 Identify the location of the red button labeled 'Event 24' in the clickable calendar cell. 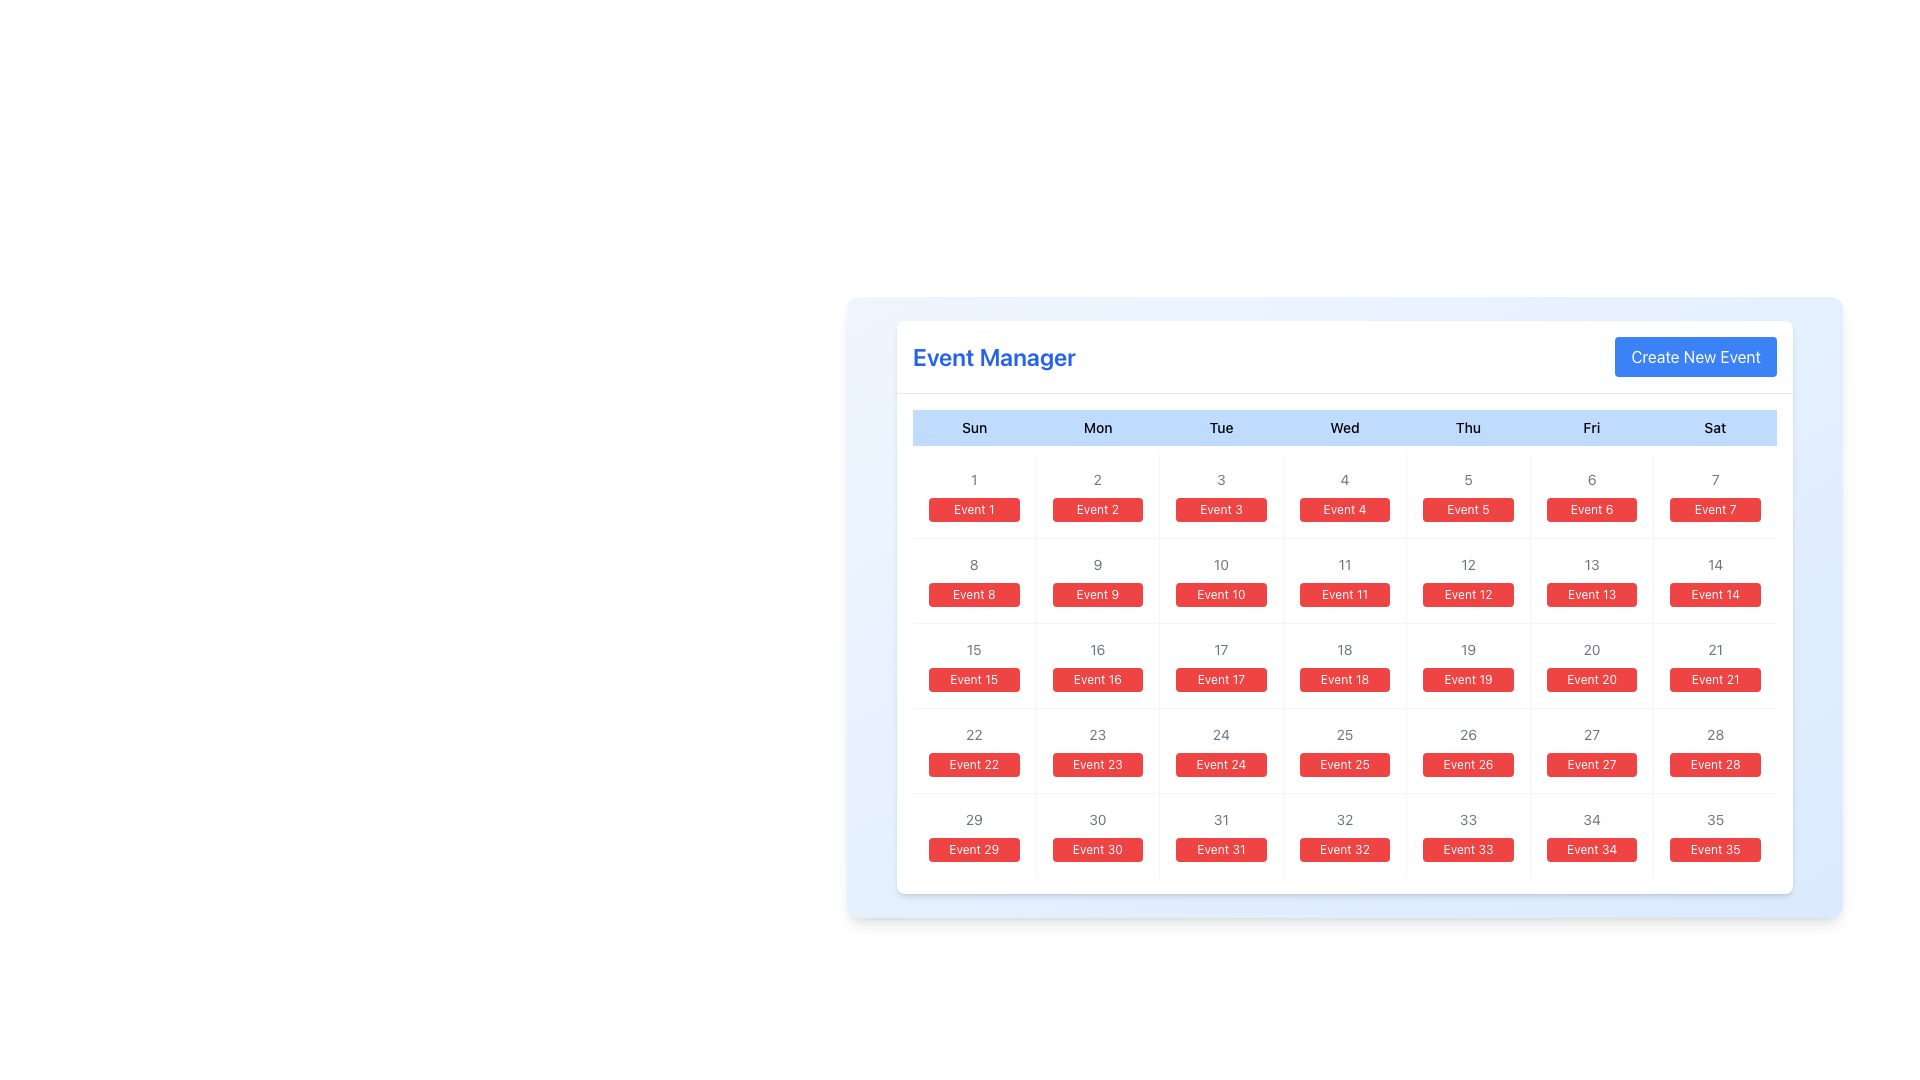
(1219, 751).